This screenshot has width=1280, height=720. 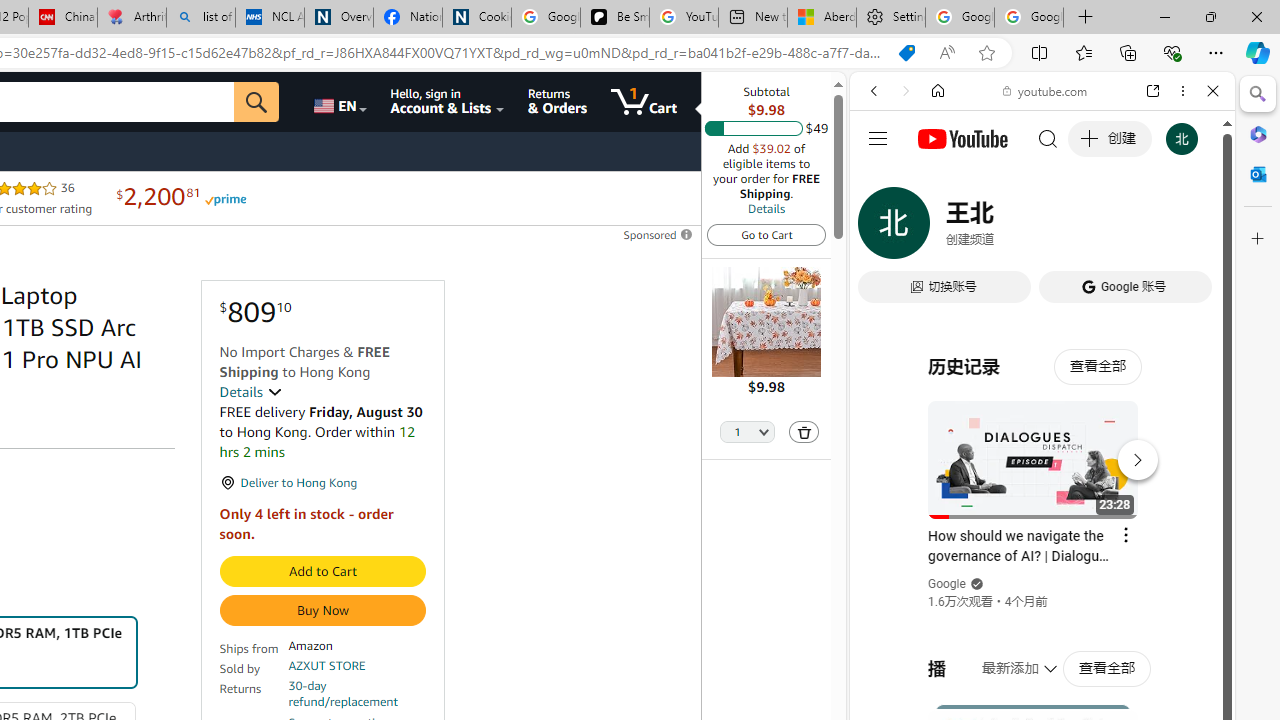 I want to click on 'Show More Music', so click(x=1164, y=546).